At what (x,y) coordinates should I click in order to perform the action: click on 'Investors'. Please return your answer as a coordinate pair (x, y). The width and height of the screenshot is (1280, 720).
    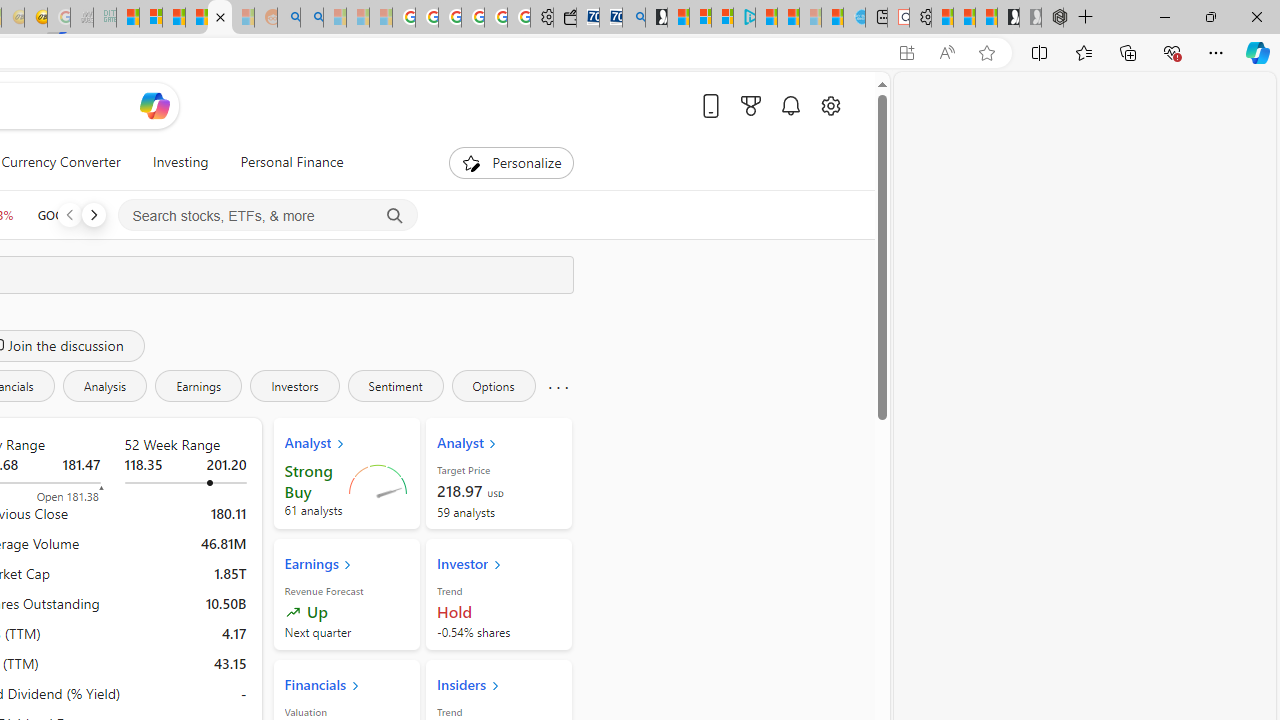
    Looking at the image, I should click on (294, 385).